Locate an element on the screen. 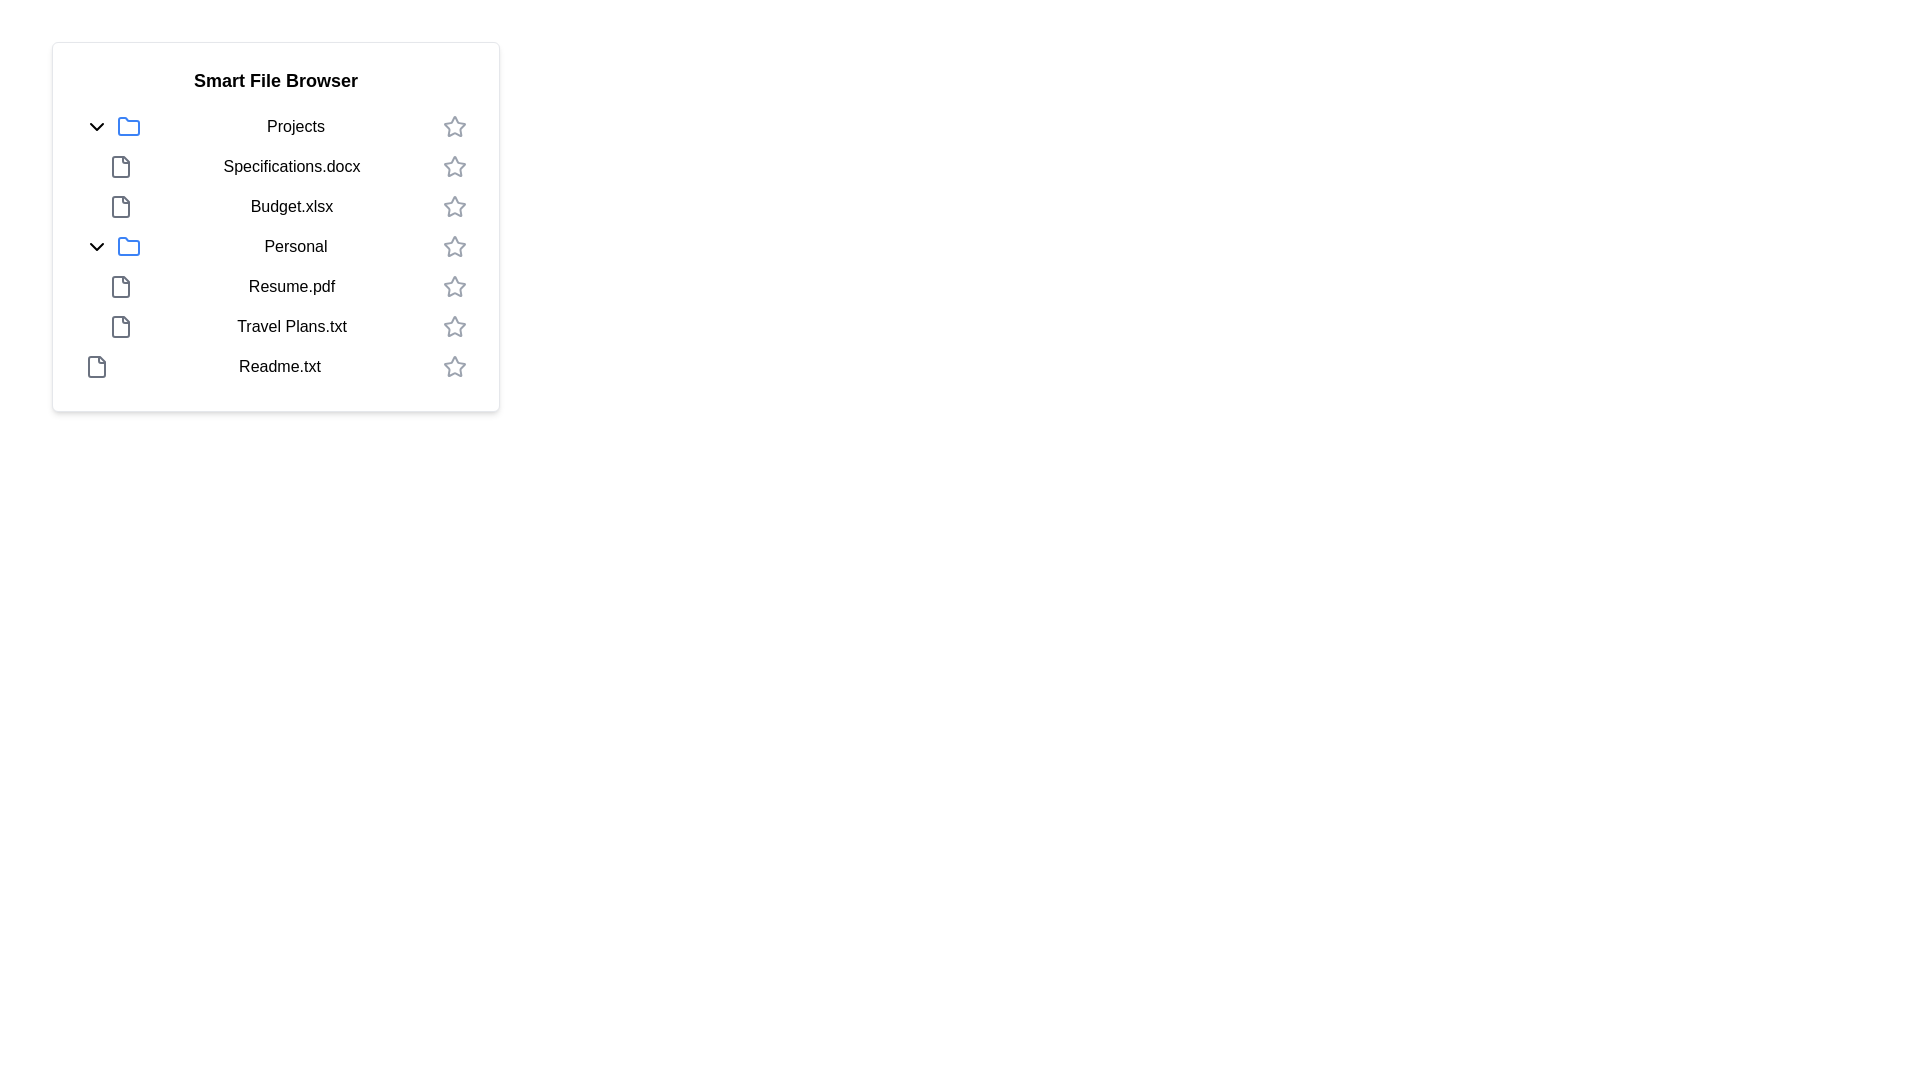 This screenshot has height=1080, width=1920. the star-shaped icon button located next to the 'Readme.txt' file in the file list is located at coordinates (454, 366).